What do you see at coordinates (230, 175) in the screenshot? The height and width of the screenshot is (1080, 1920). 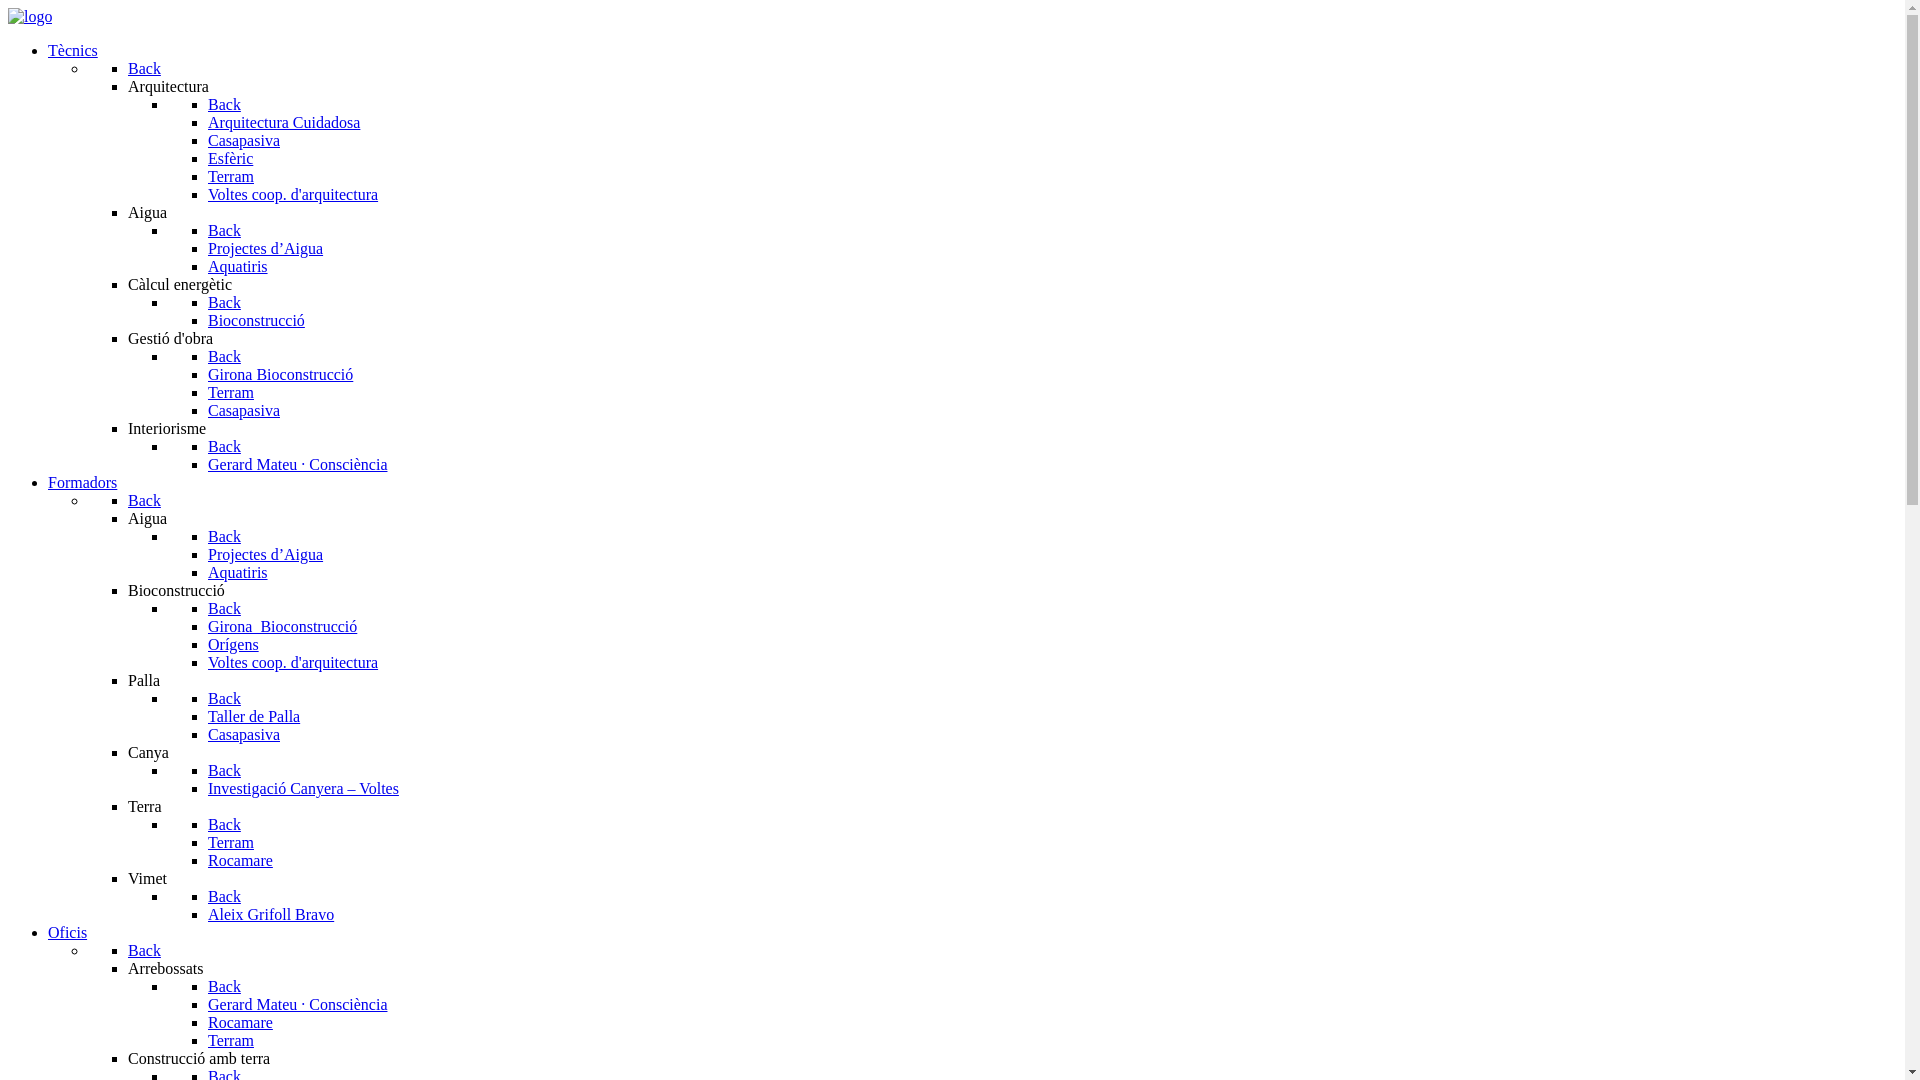 I see `'Terram'` at bounding box center [230, 175].